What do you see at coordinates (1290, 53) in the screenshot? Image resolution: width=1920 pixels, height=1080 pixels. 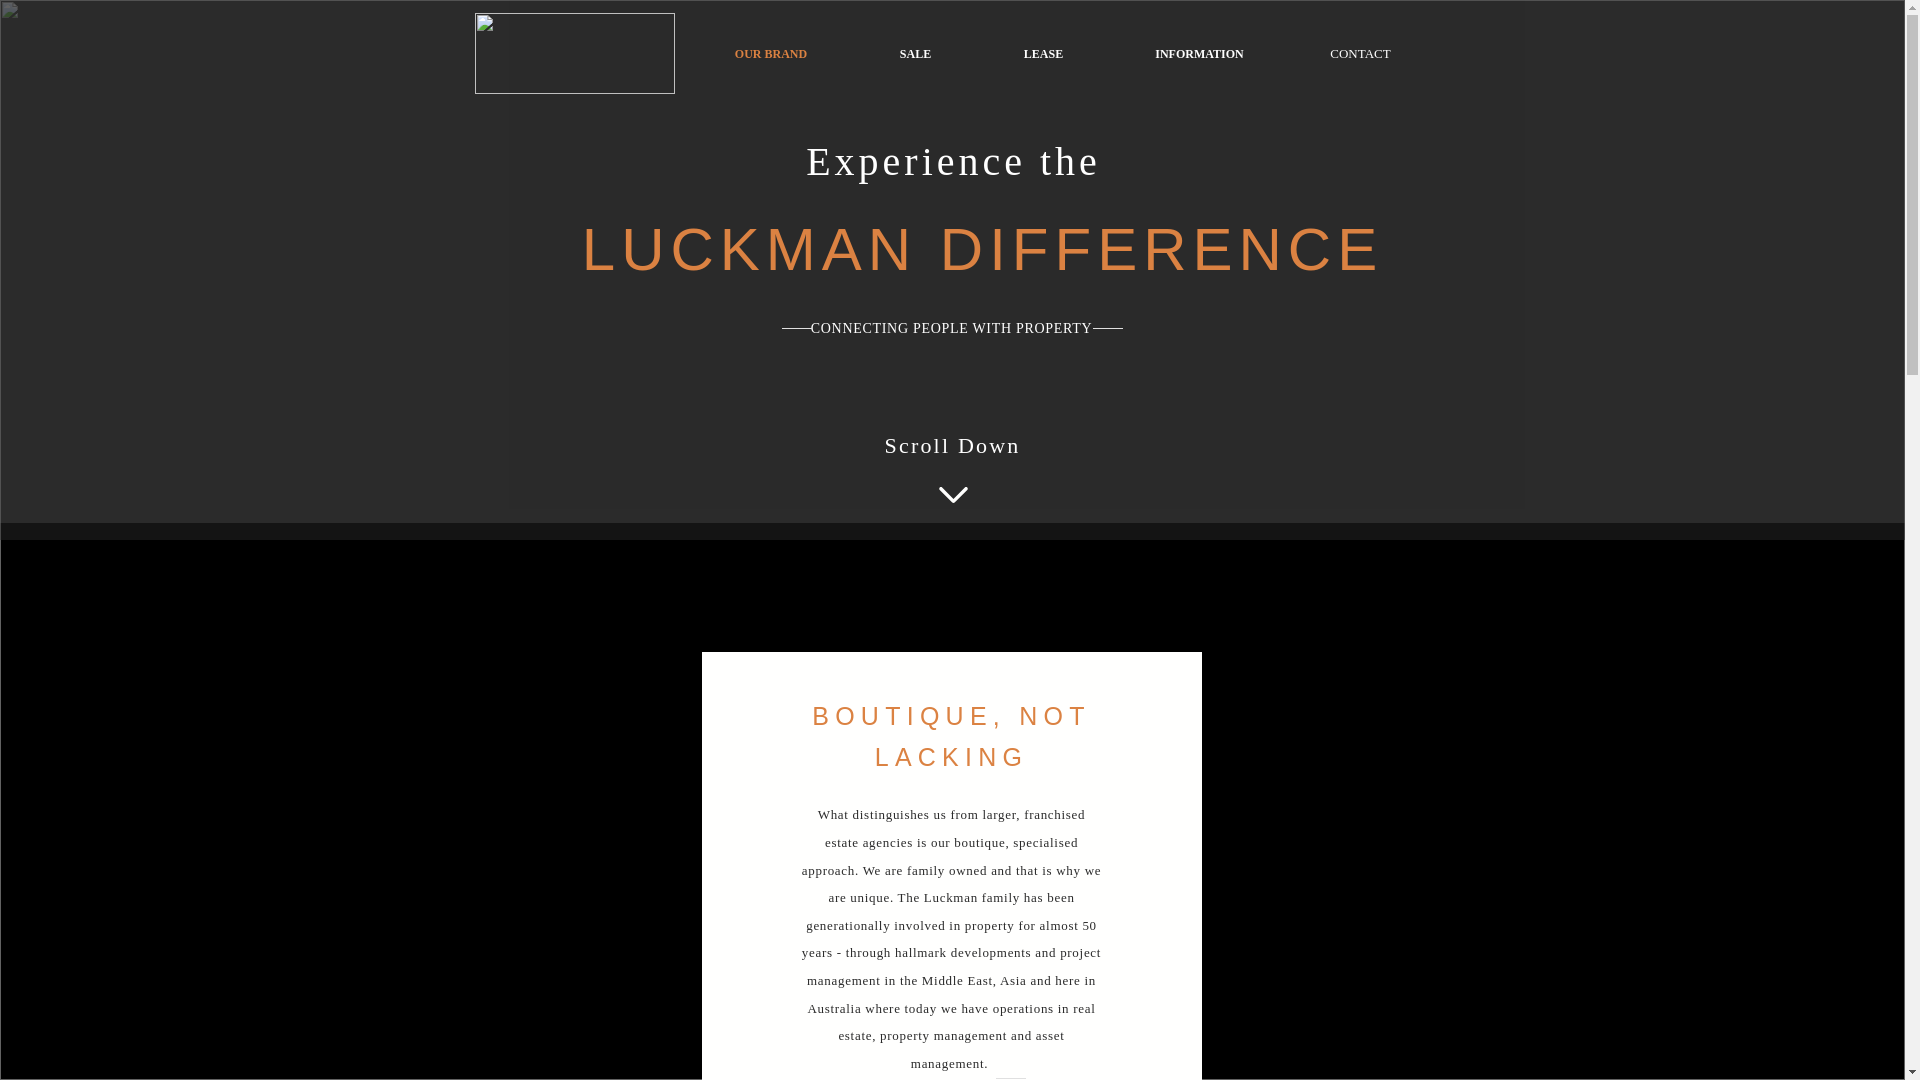 I see `'CONTACT'` at bounding box center [1290, 53].